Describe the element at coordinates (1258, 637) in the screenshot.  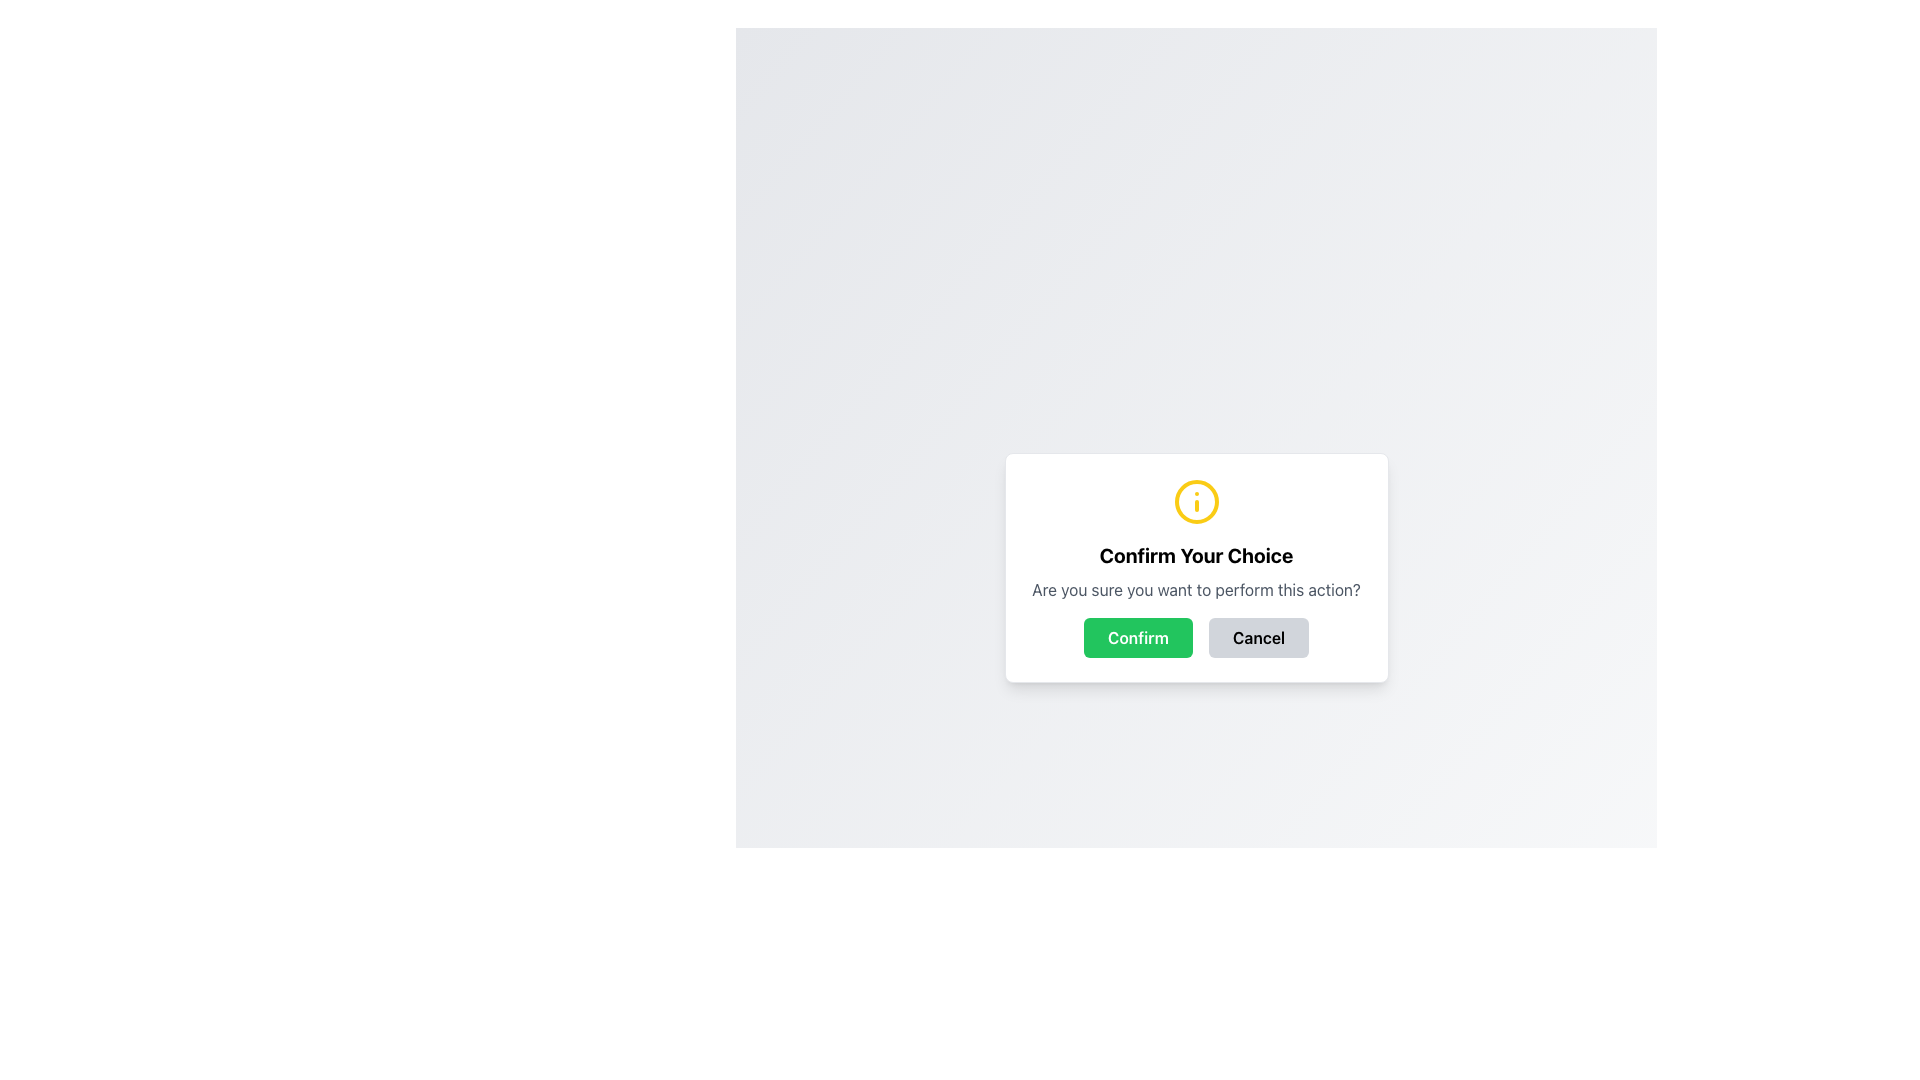
I see `the cancel button located below the confirmation text in the modal dialog to observe the hover effect` at that location.